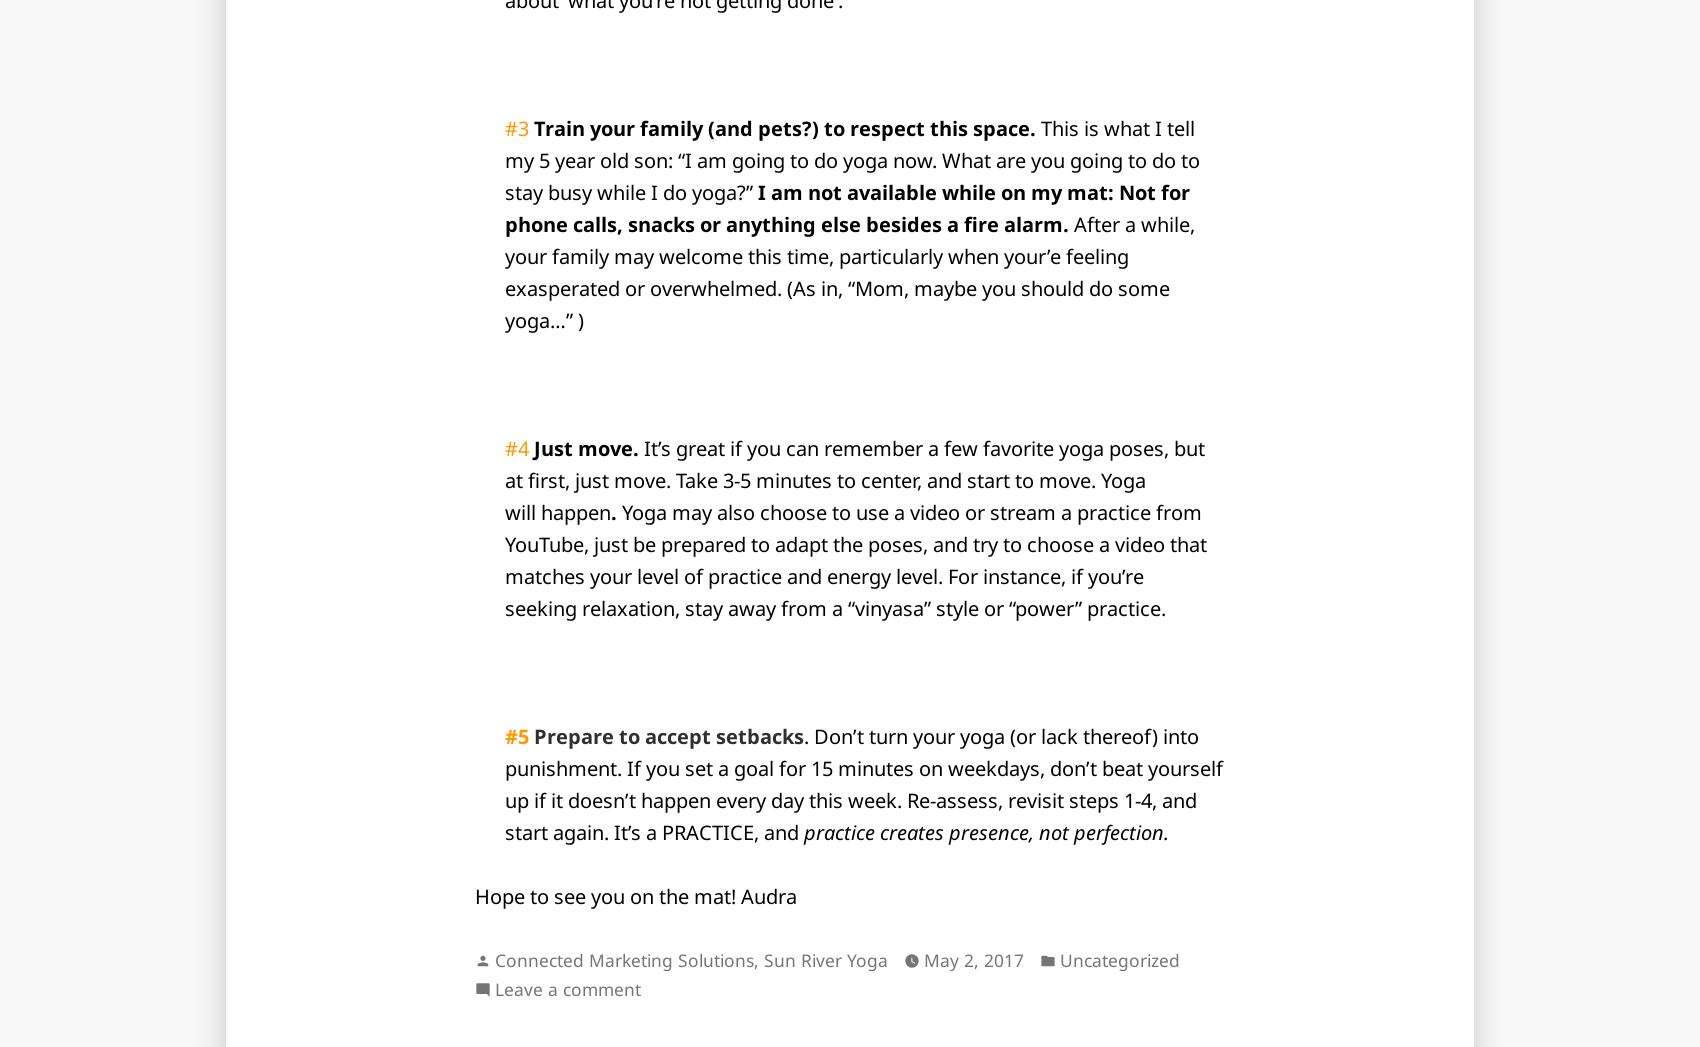  I want to click on 'Hope to see you on the mat! Audra', so click(634, 895).